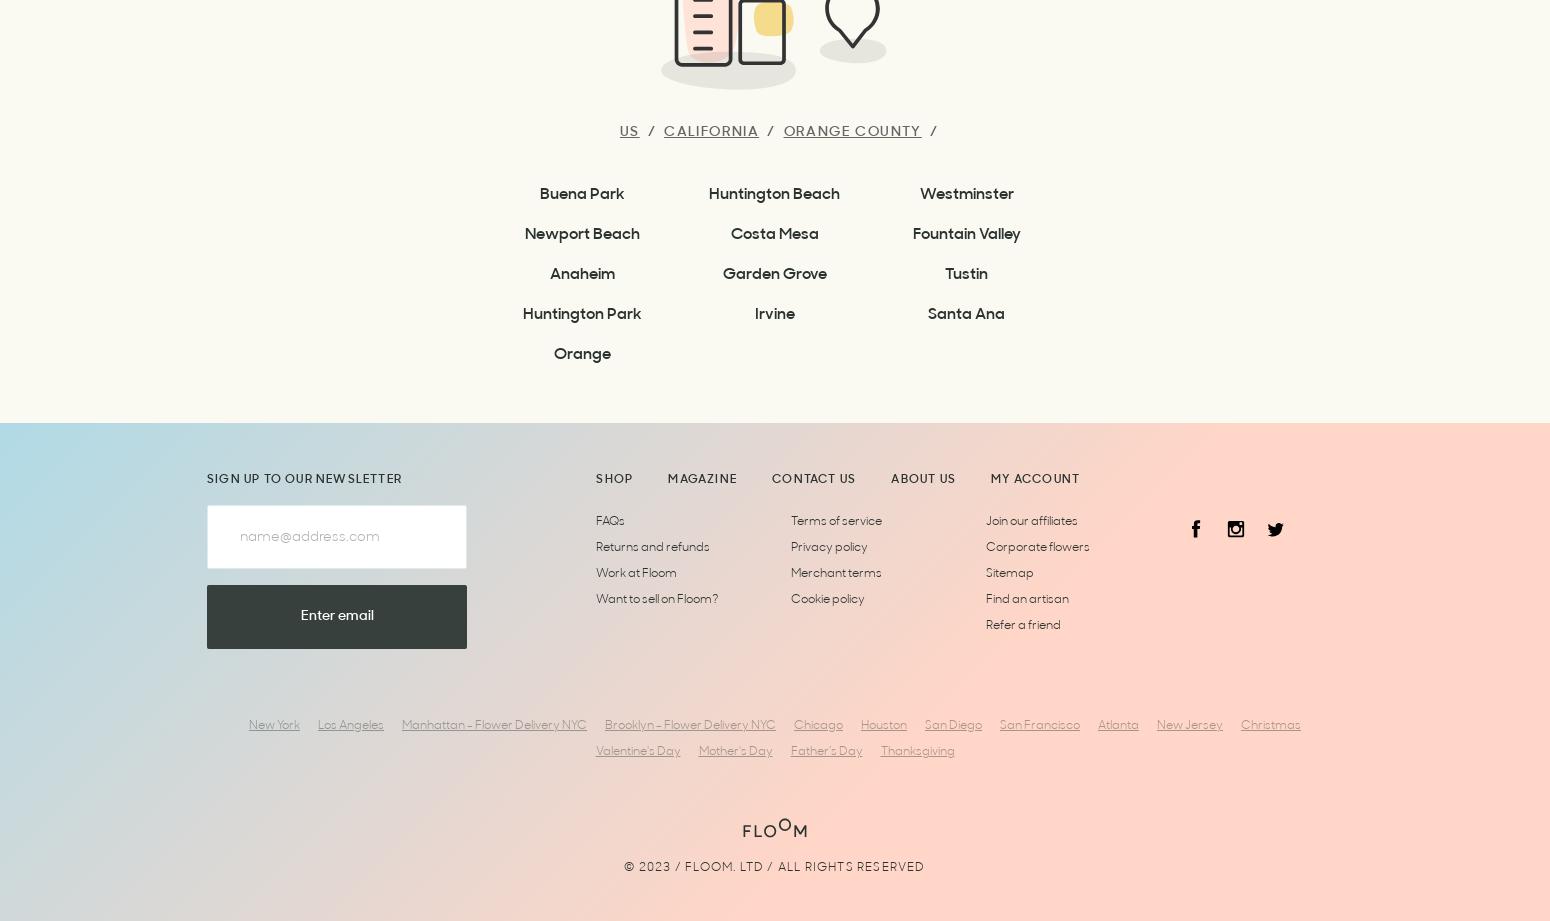 The height and width of the screenshot is (921, 1550). Describe the element at coordinates (774, 234) in the screenshot. I see `'Costa Mesa'` at that location.